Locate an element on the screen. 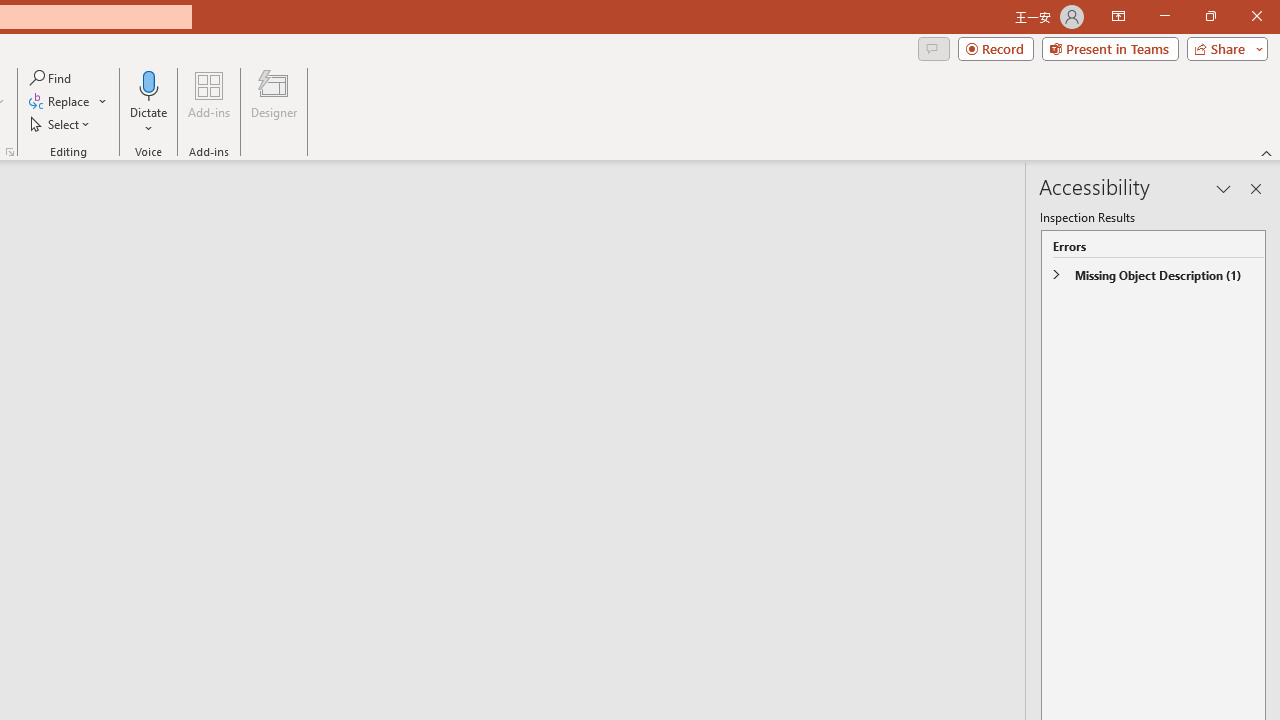 This screenshot has height=720, width=1280. 'Select' is located at coordinates (61, 124).